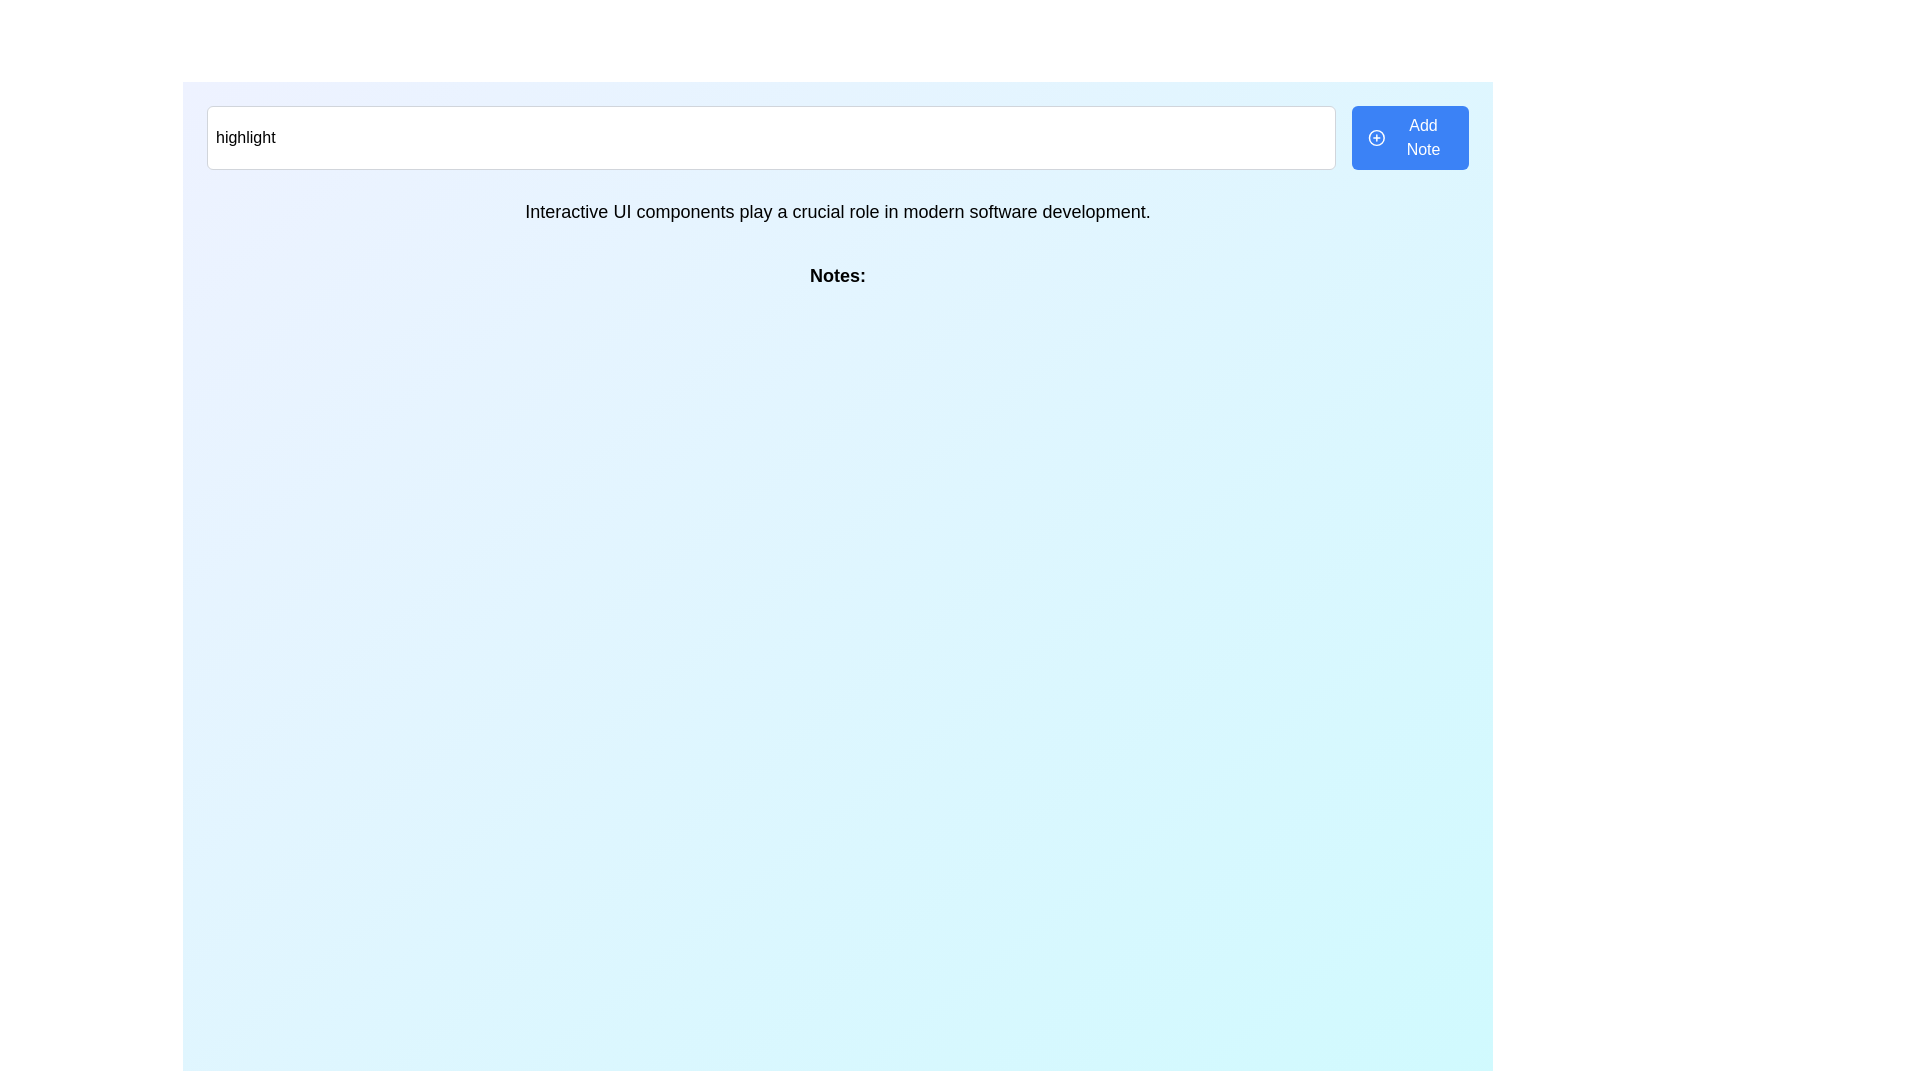  I want to click on the outer circular part of the 'plus' symbol icon located in the top-right corner of the interface next to the 'Add Note' button, so click(1376, 137).